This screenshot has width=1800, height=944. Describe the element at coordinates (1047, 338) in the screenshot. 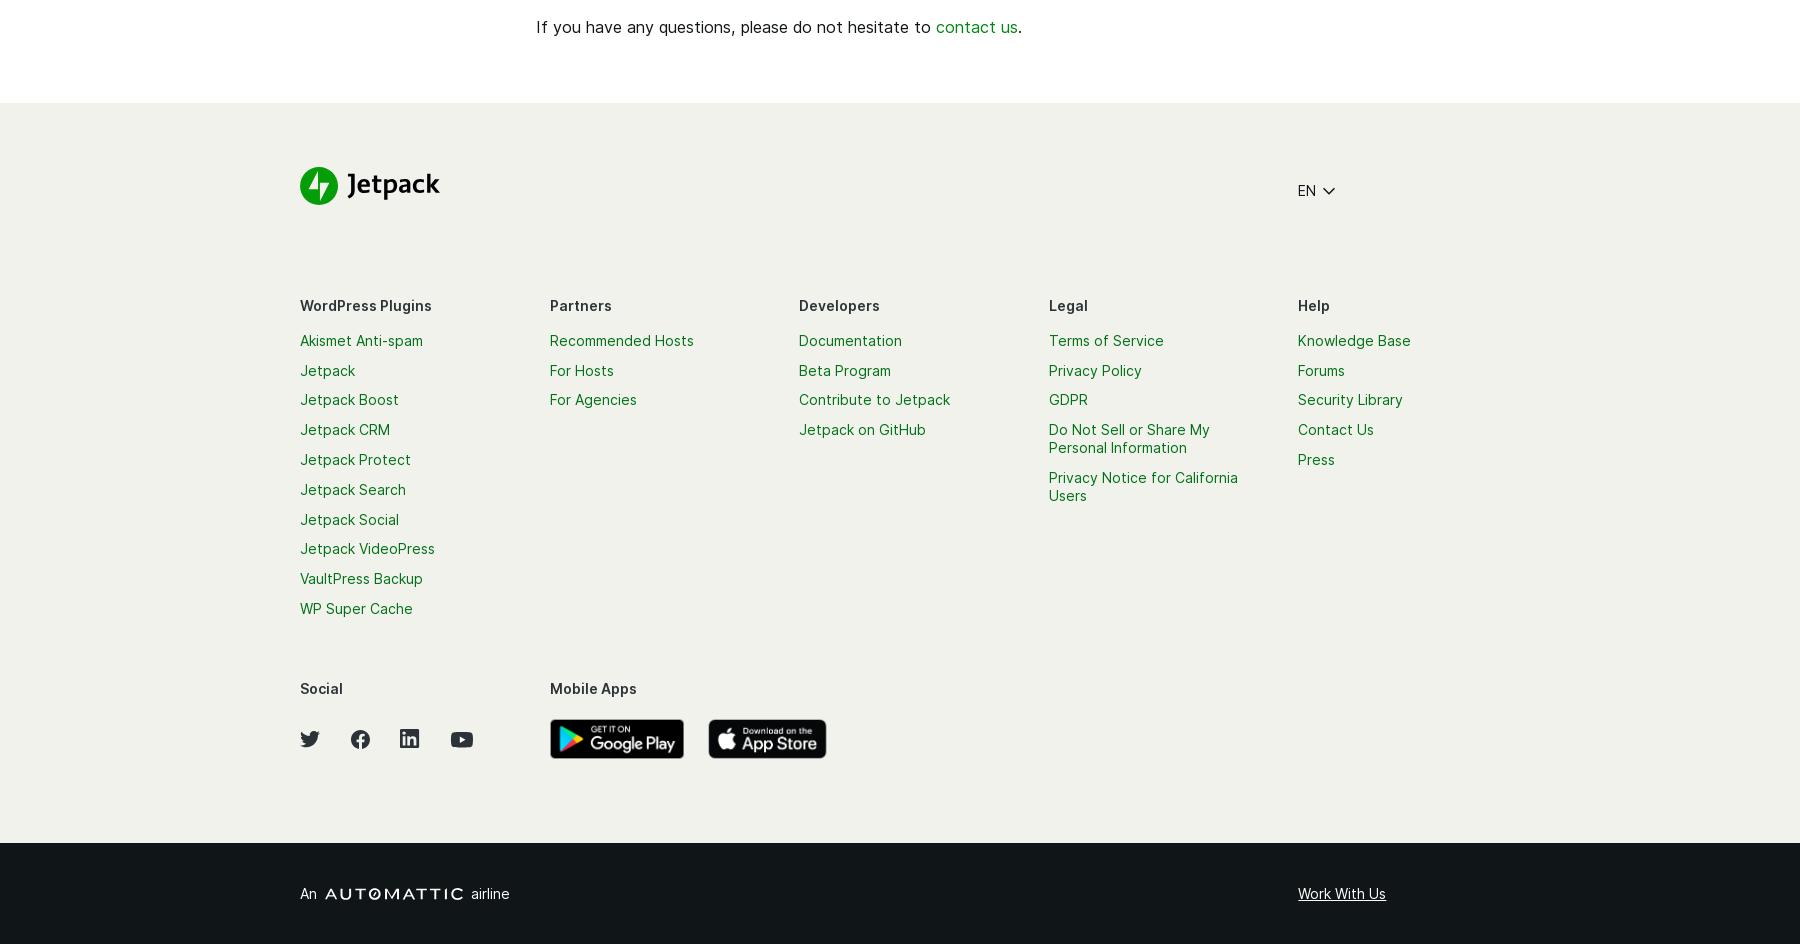

I see `'Terms of Service'` at that location.